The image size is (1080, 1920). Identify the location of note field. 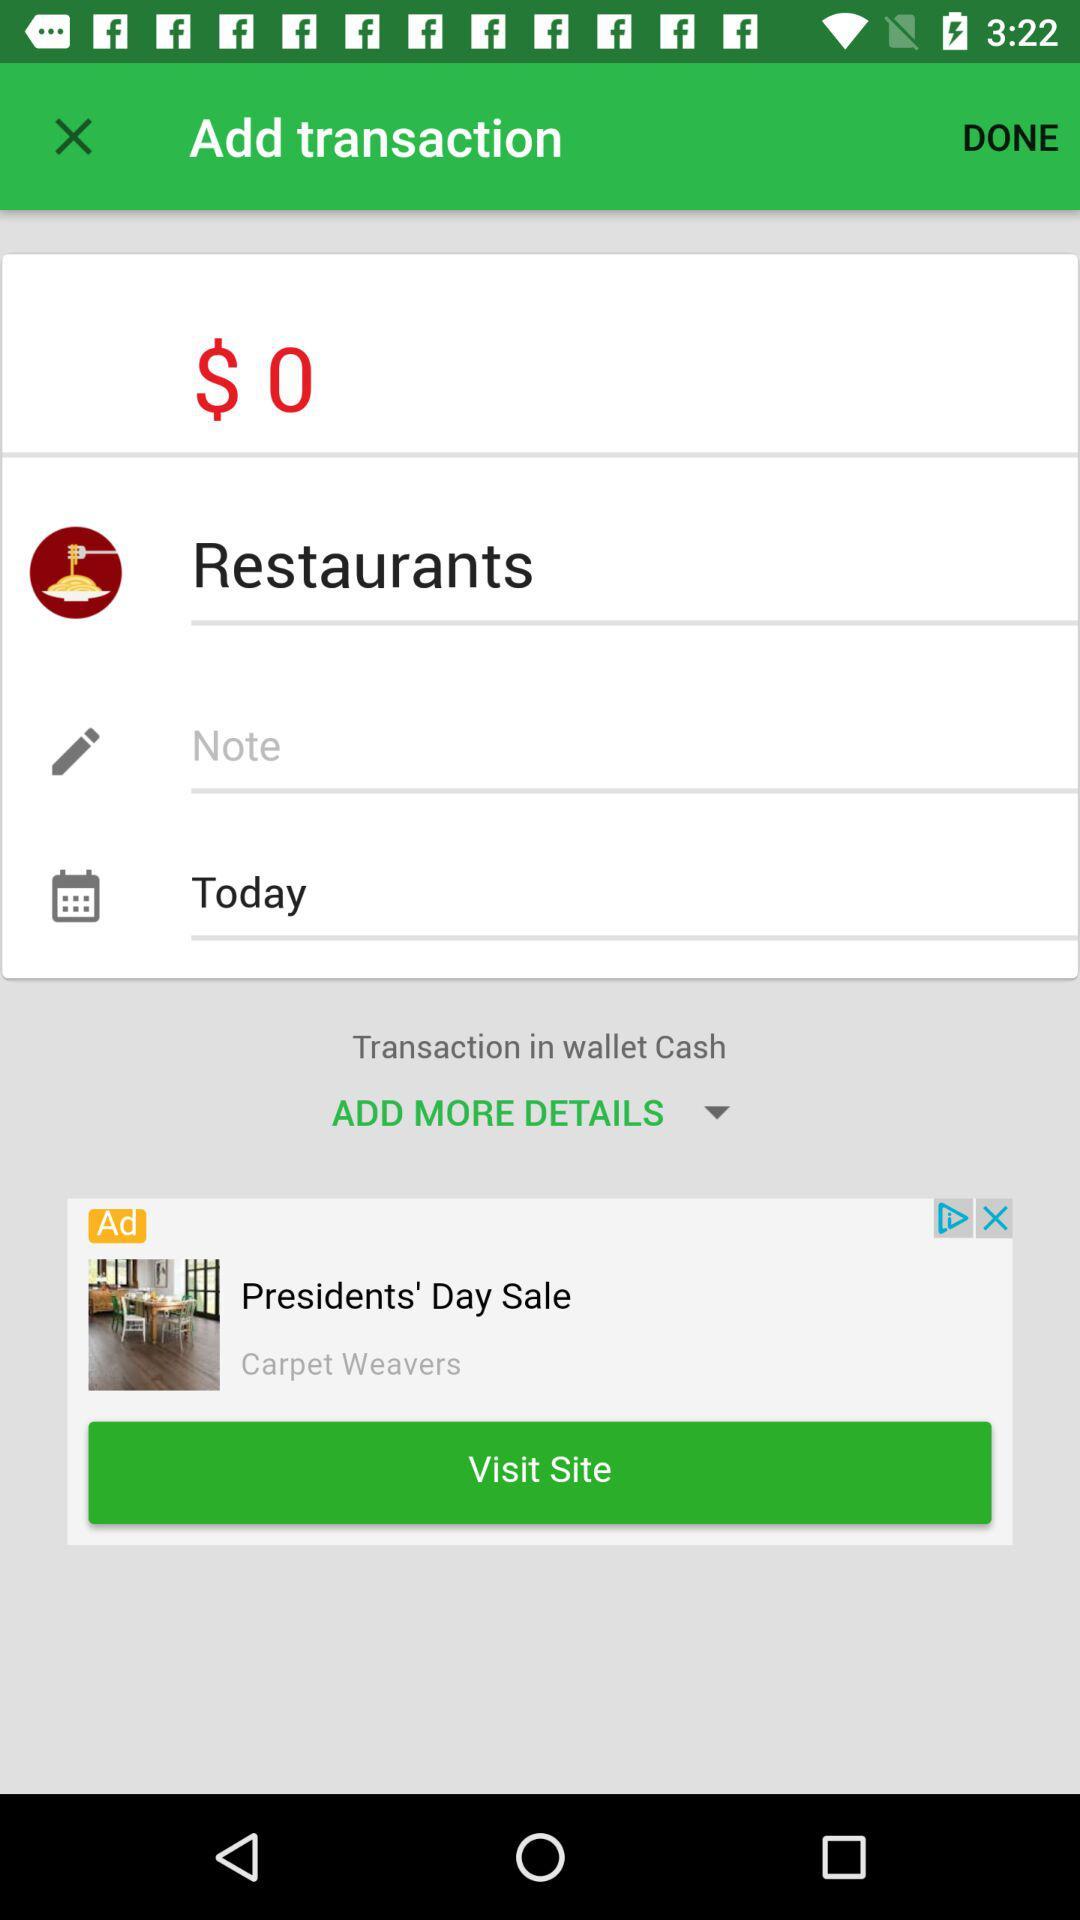
(634, 750).